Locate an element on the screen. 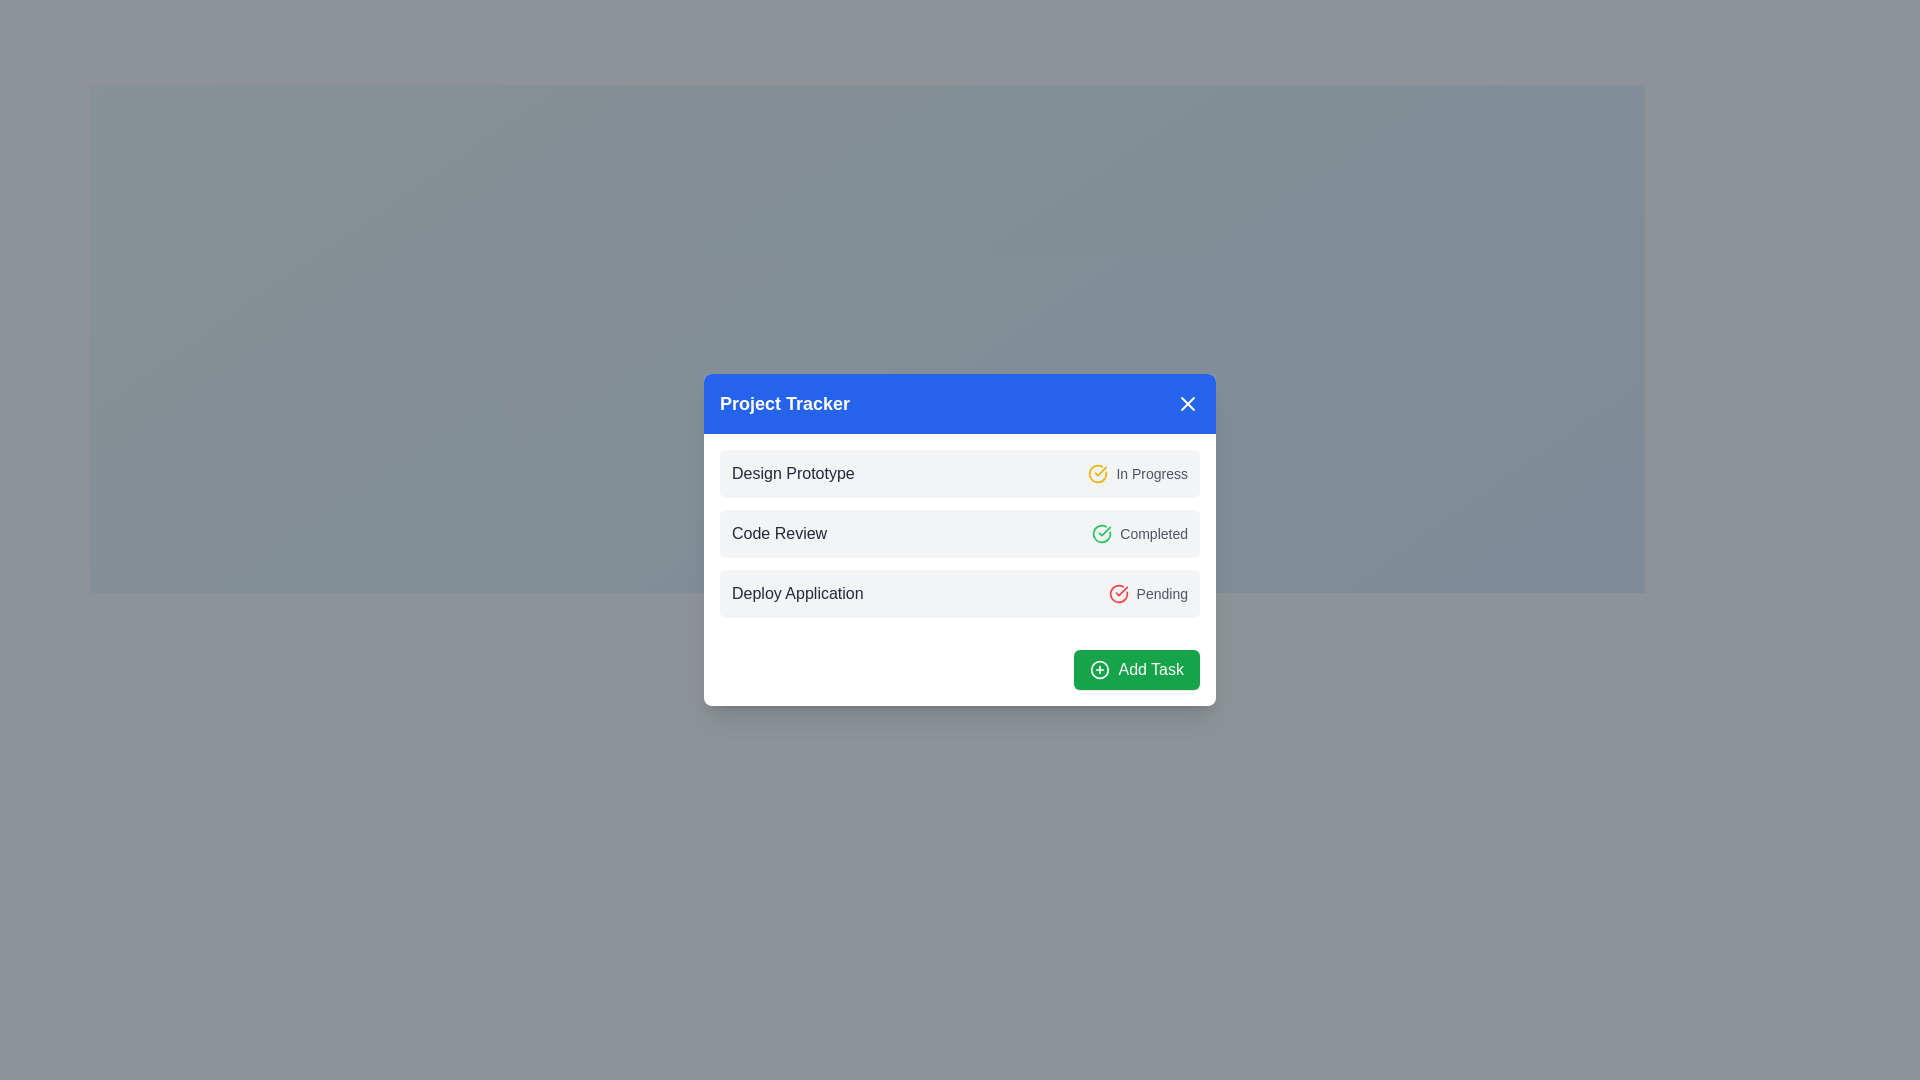 The image size is (1920, 1080). the 'Deploy Application' text label in the third entry of the task list within the Project Tracker interface is located at coordinates (796, 593).